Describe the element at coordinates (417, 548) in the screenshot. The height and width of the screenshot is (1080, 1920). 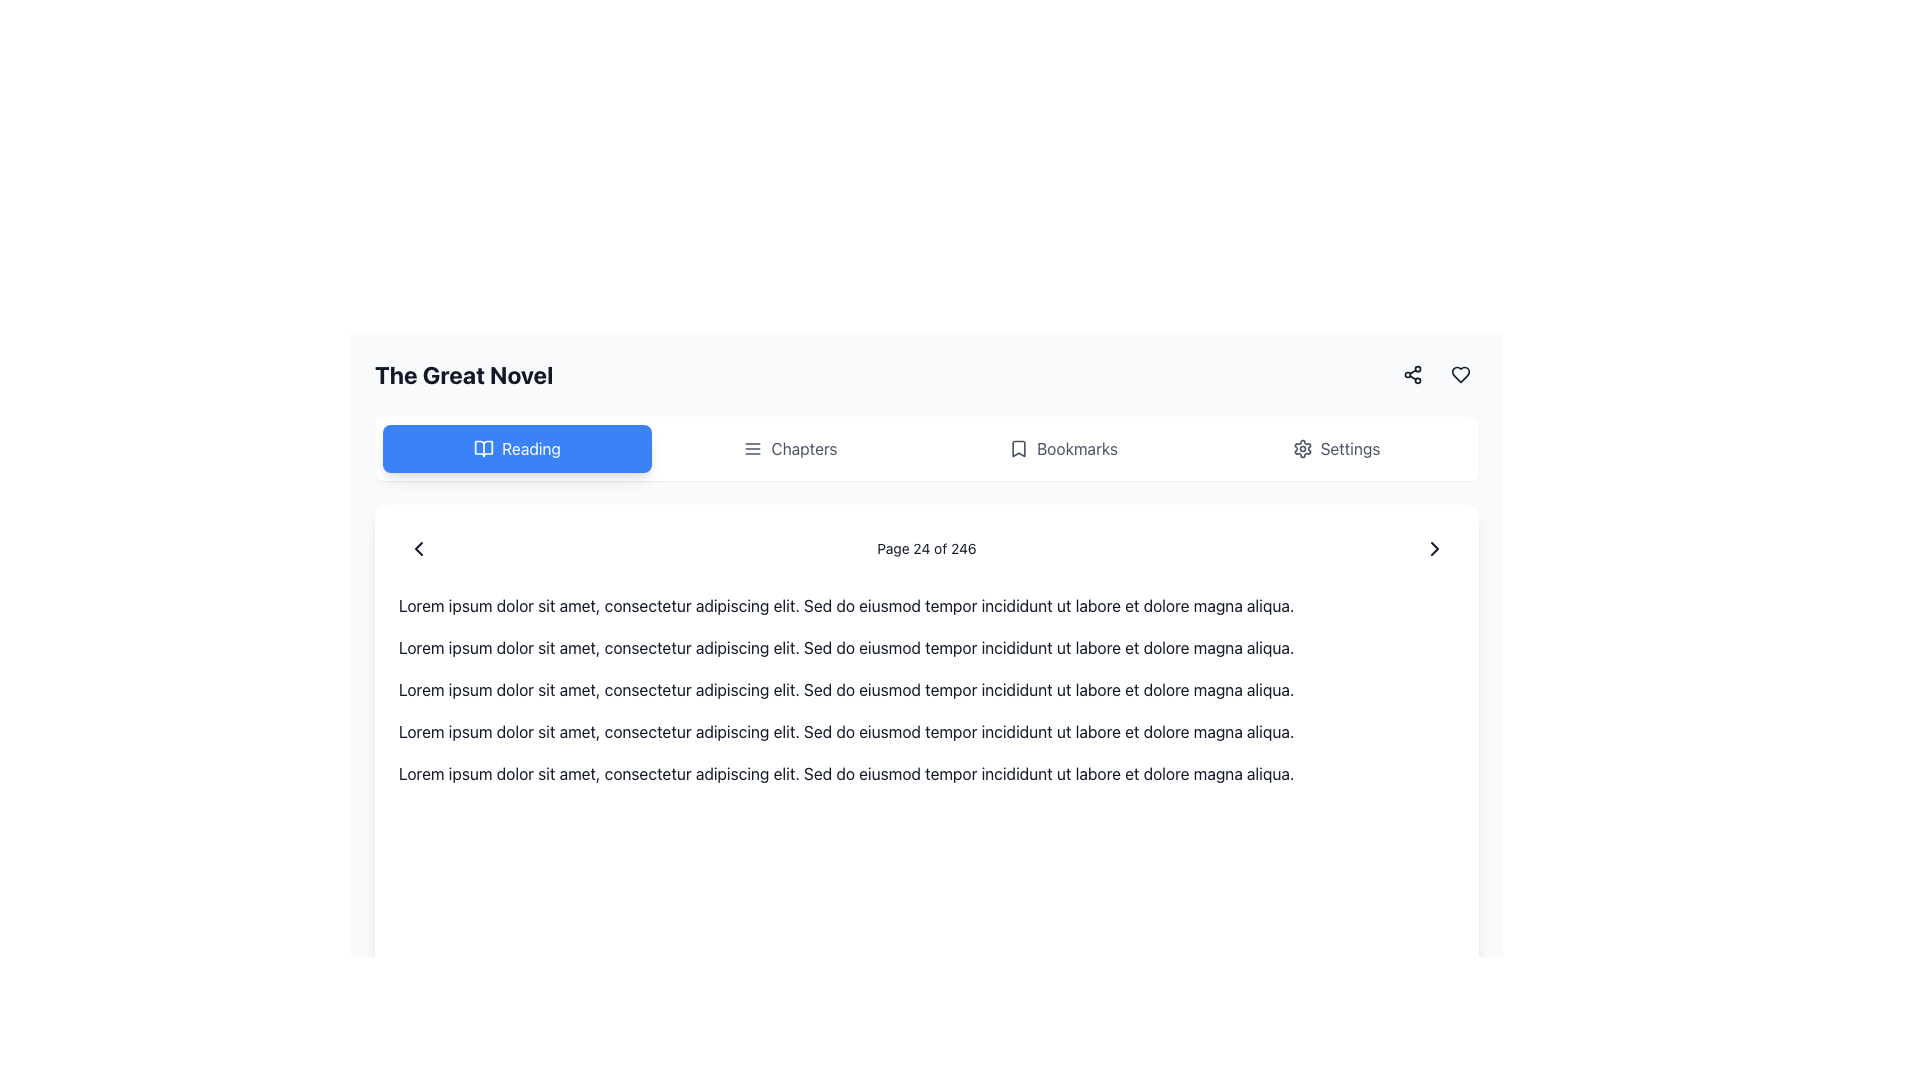
I see `the left chevron SVG icon located in the top-left corner of the reading section` at that location.